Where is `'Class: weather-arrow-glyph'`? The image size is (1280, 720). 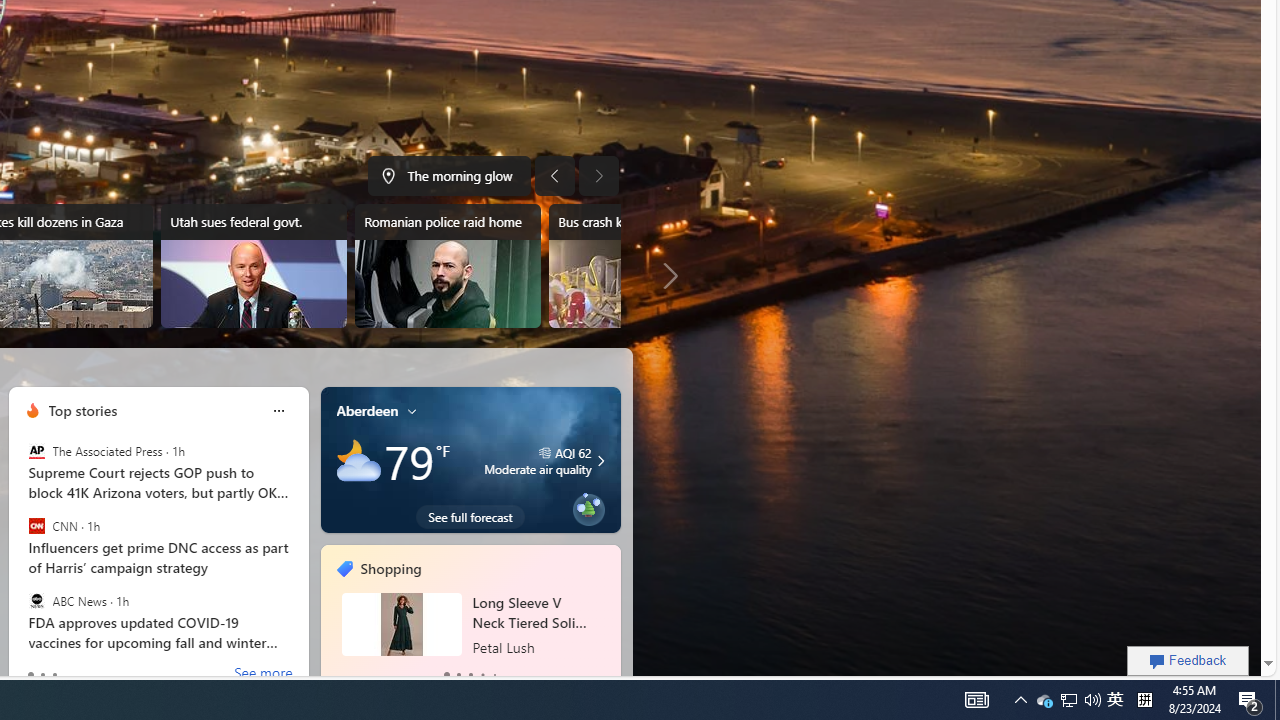
'Class: weather-arrow-glyph' is located at coordinates (599, 461).